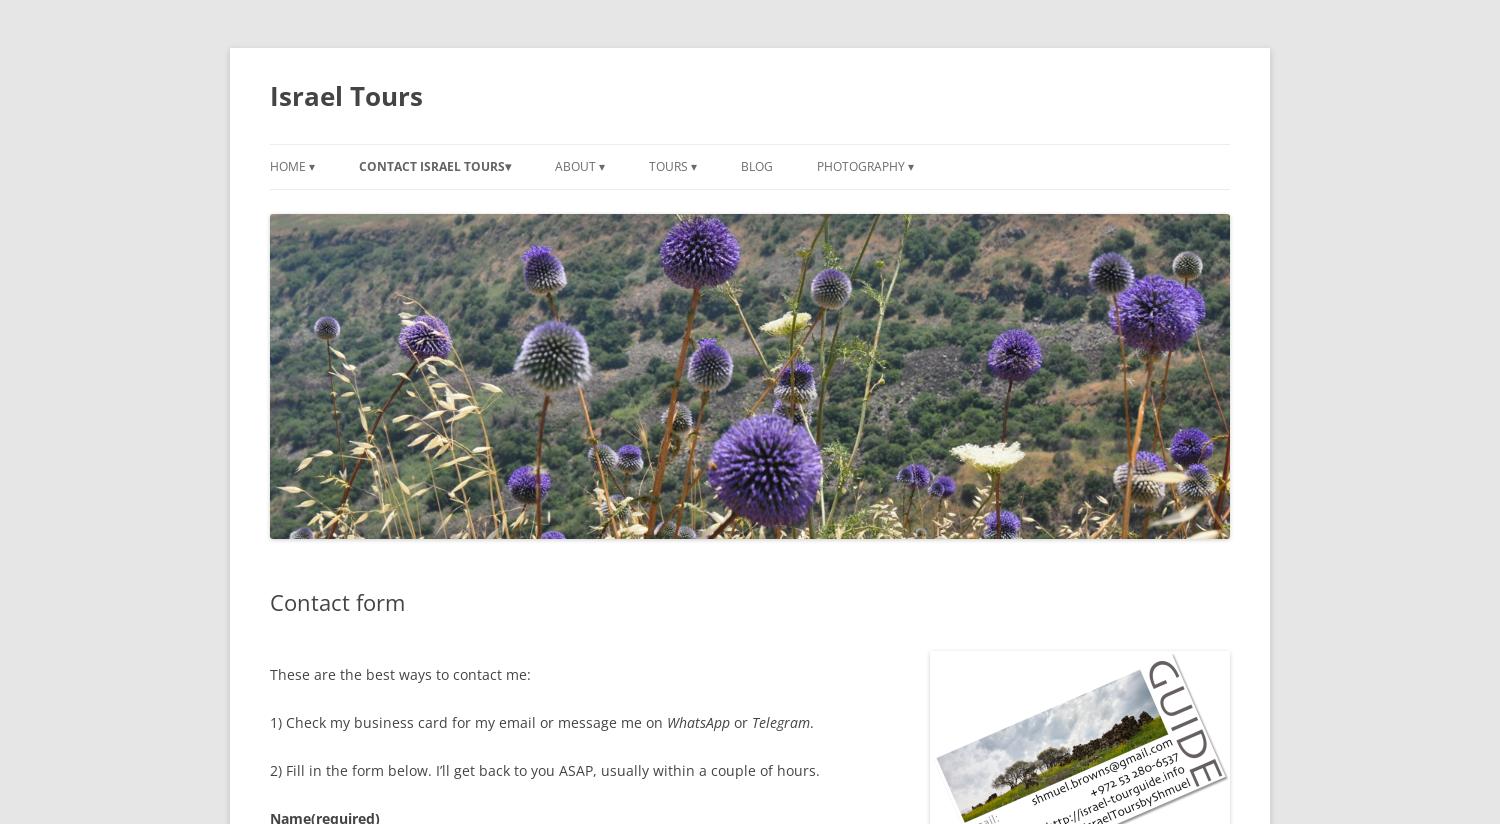  What do you see at coordinates (751, 722) in the screenshot?
I see `'Telegram'` at bounding box center [751, 722].